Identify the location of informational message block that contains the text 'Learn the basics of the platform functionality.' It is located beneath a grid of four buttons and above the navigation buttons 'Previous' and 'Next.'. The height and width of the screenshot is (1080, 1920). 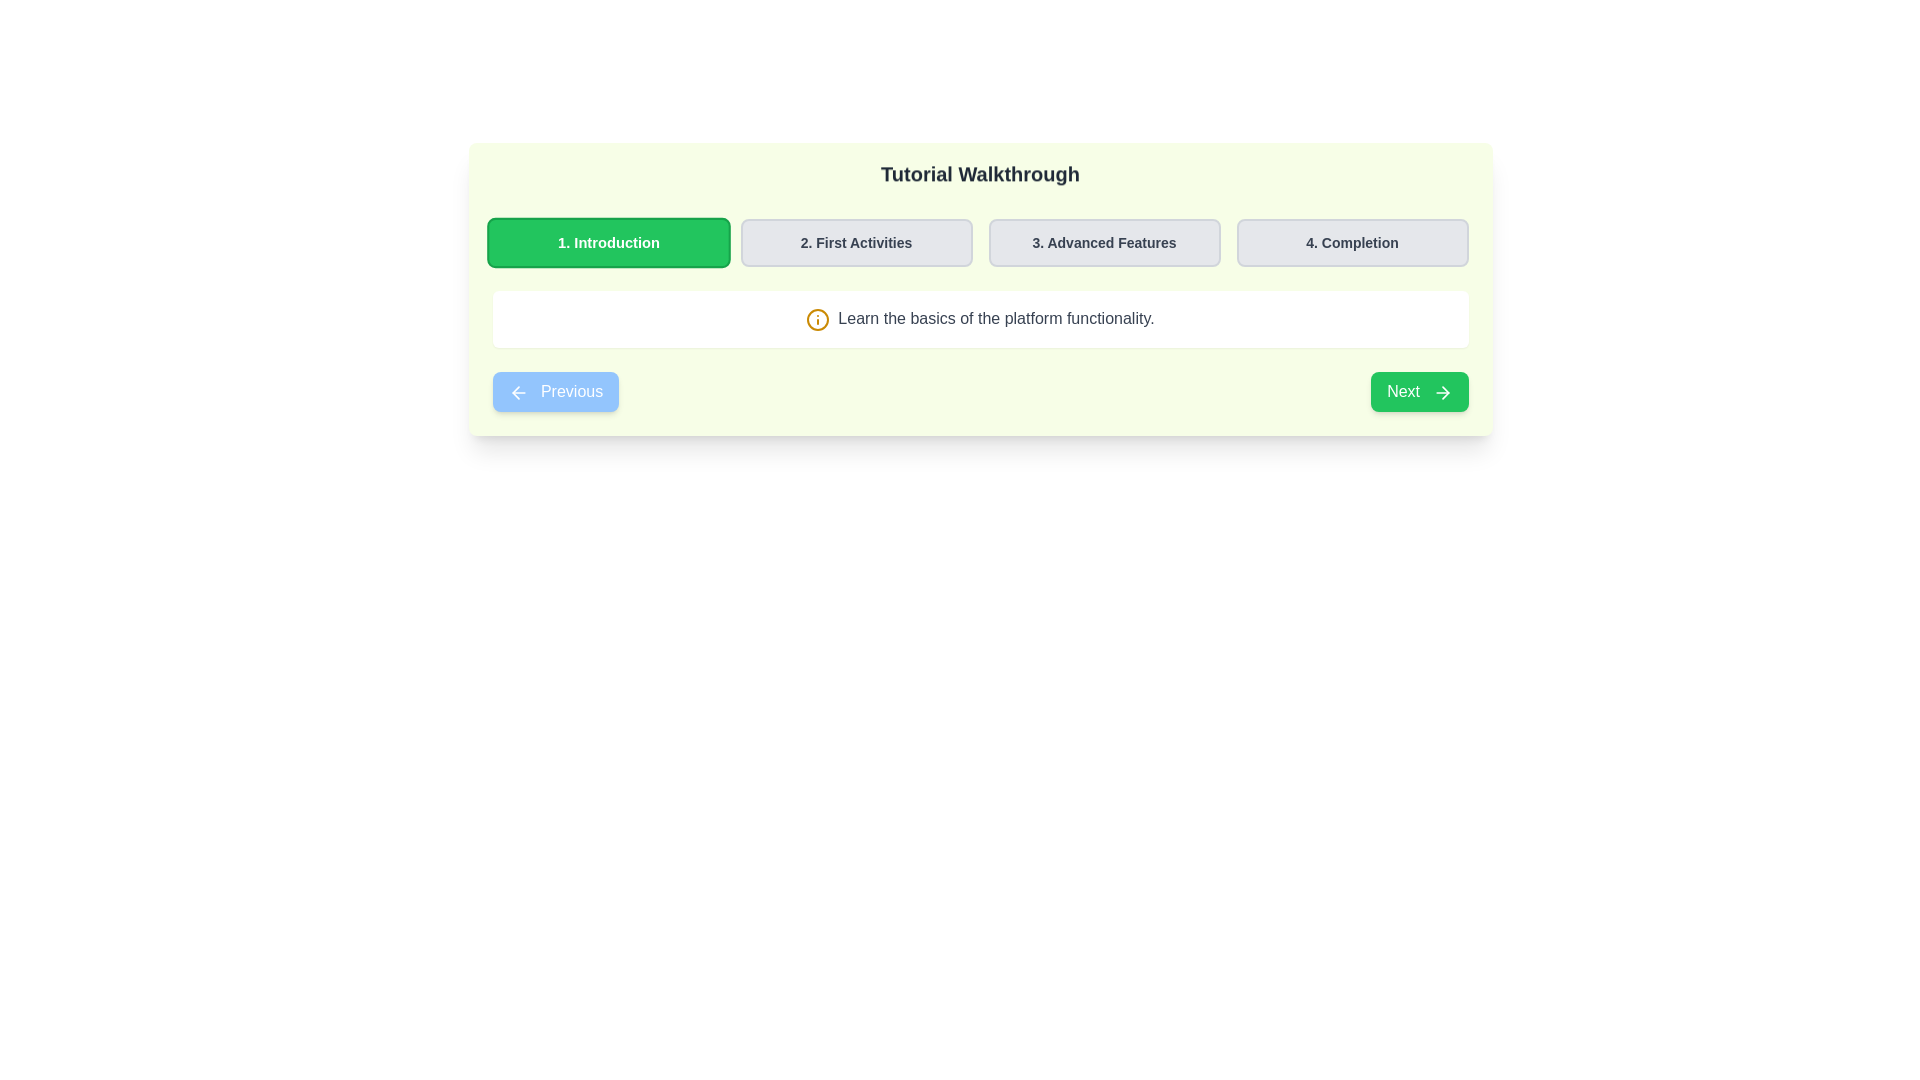
(980, 318).